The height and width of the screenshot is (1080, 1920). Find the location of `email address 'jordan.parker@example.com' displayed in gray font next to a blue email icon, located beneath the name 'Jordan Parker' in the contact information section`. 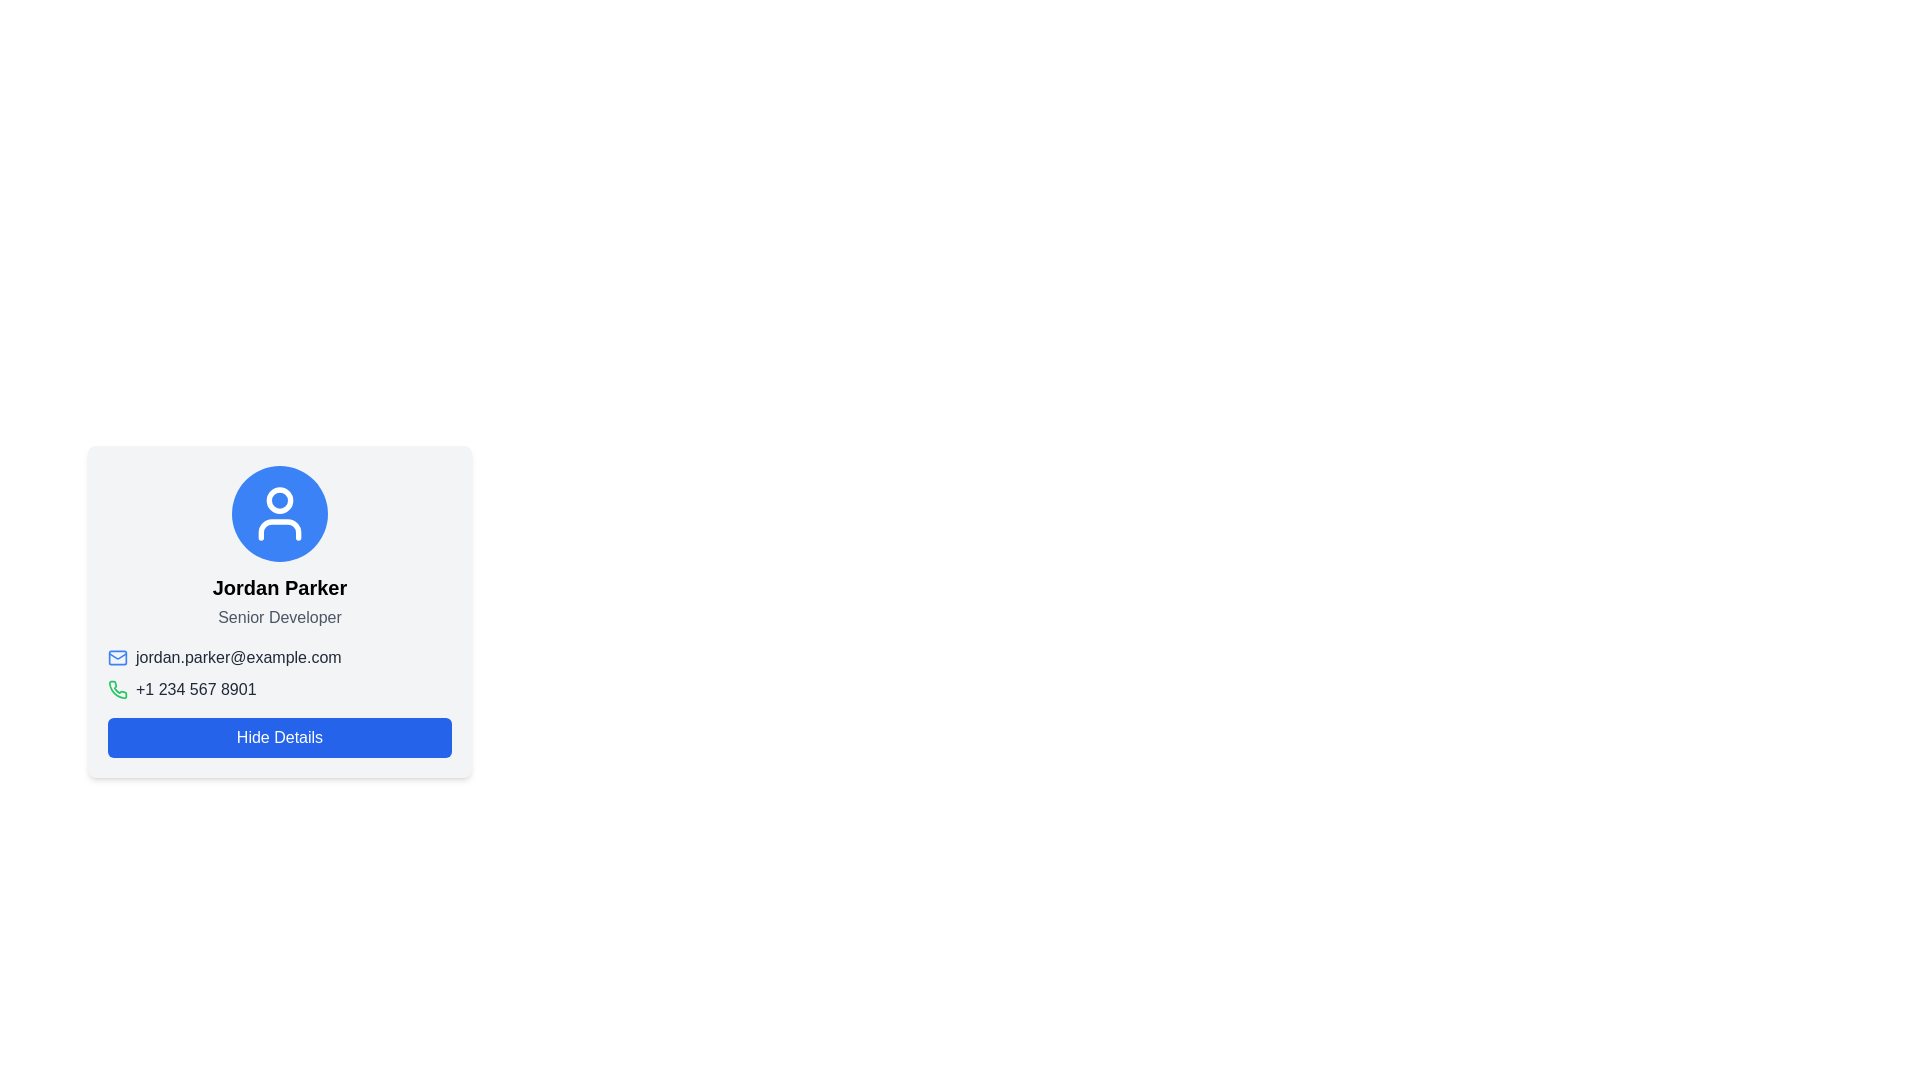

email address 'jordan.parker@example.com' displayed in gray font next to a blue email icon, located beneath the name 'Jordan Parker' in the contact information section is located at coordinates (278, 658).